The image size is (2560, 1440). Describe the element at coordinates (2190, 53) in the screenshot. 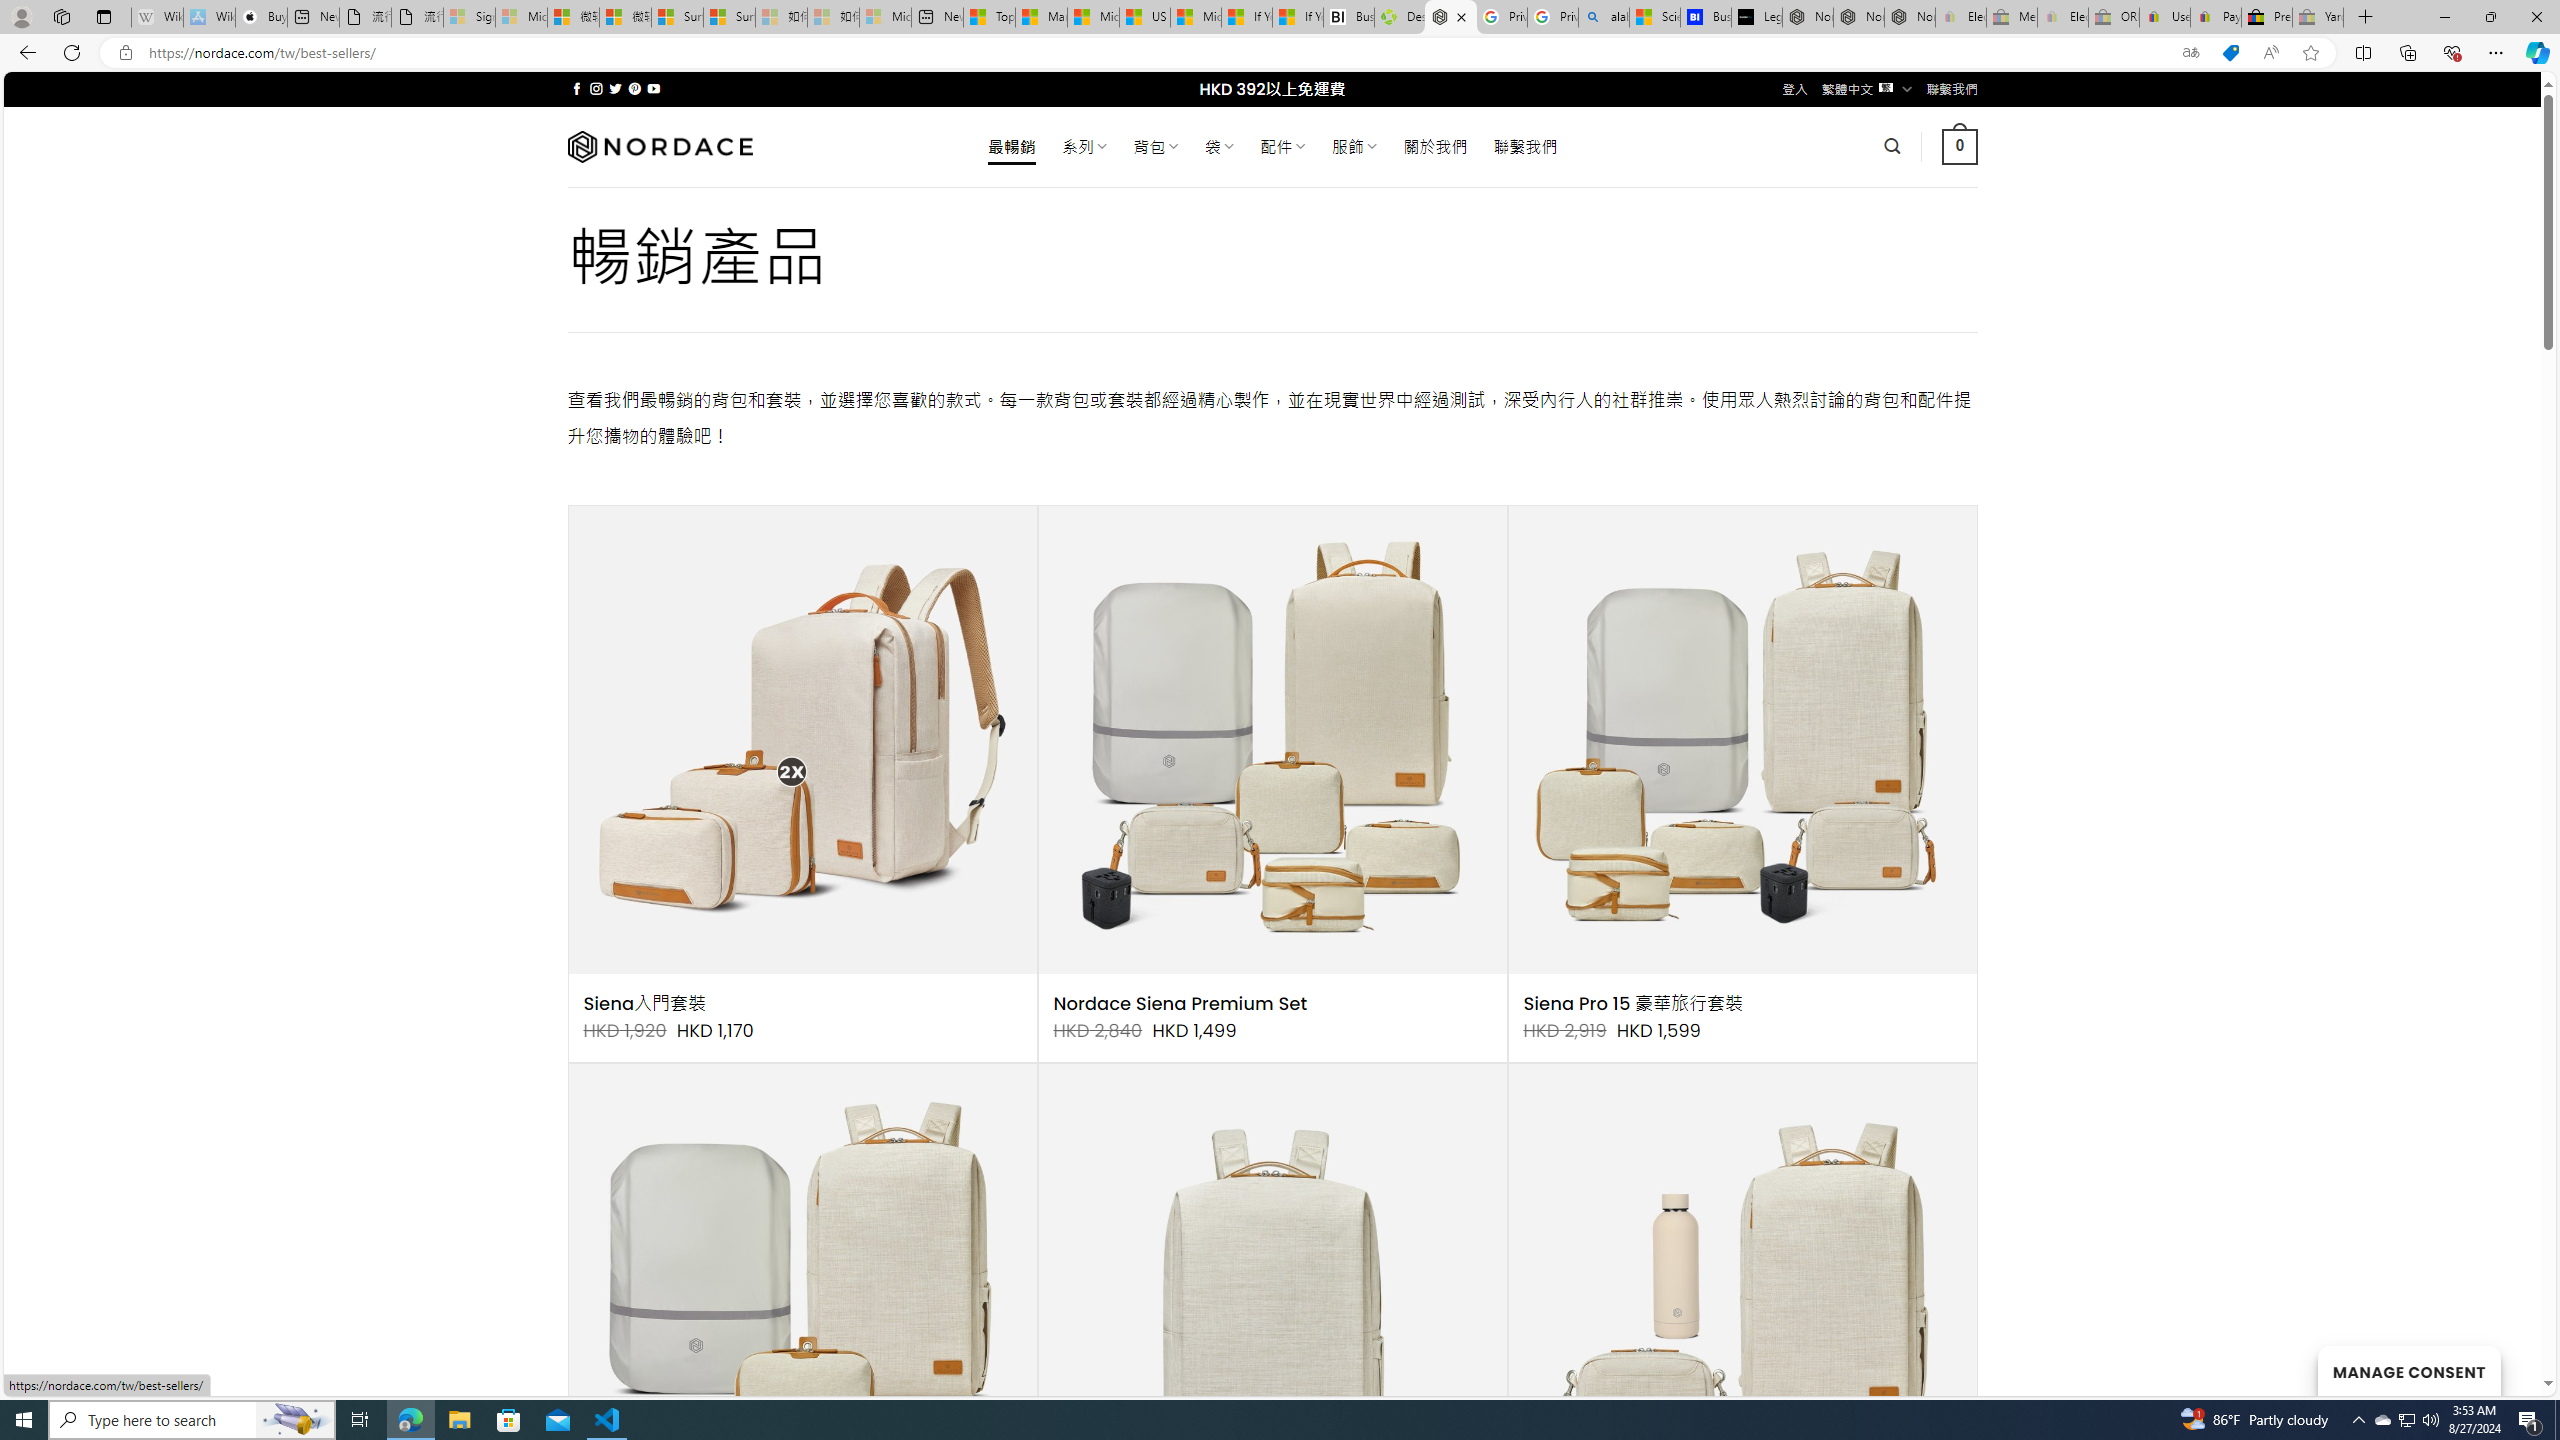

I see `'Show translate options'` at that location.